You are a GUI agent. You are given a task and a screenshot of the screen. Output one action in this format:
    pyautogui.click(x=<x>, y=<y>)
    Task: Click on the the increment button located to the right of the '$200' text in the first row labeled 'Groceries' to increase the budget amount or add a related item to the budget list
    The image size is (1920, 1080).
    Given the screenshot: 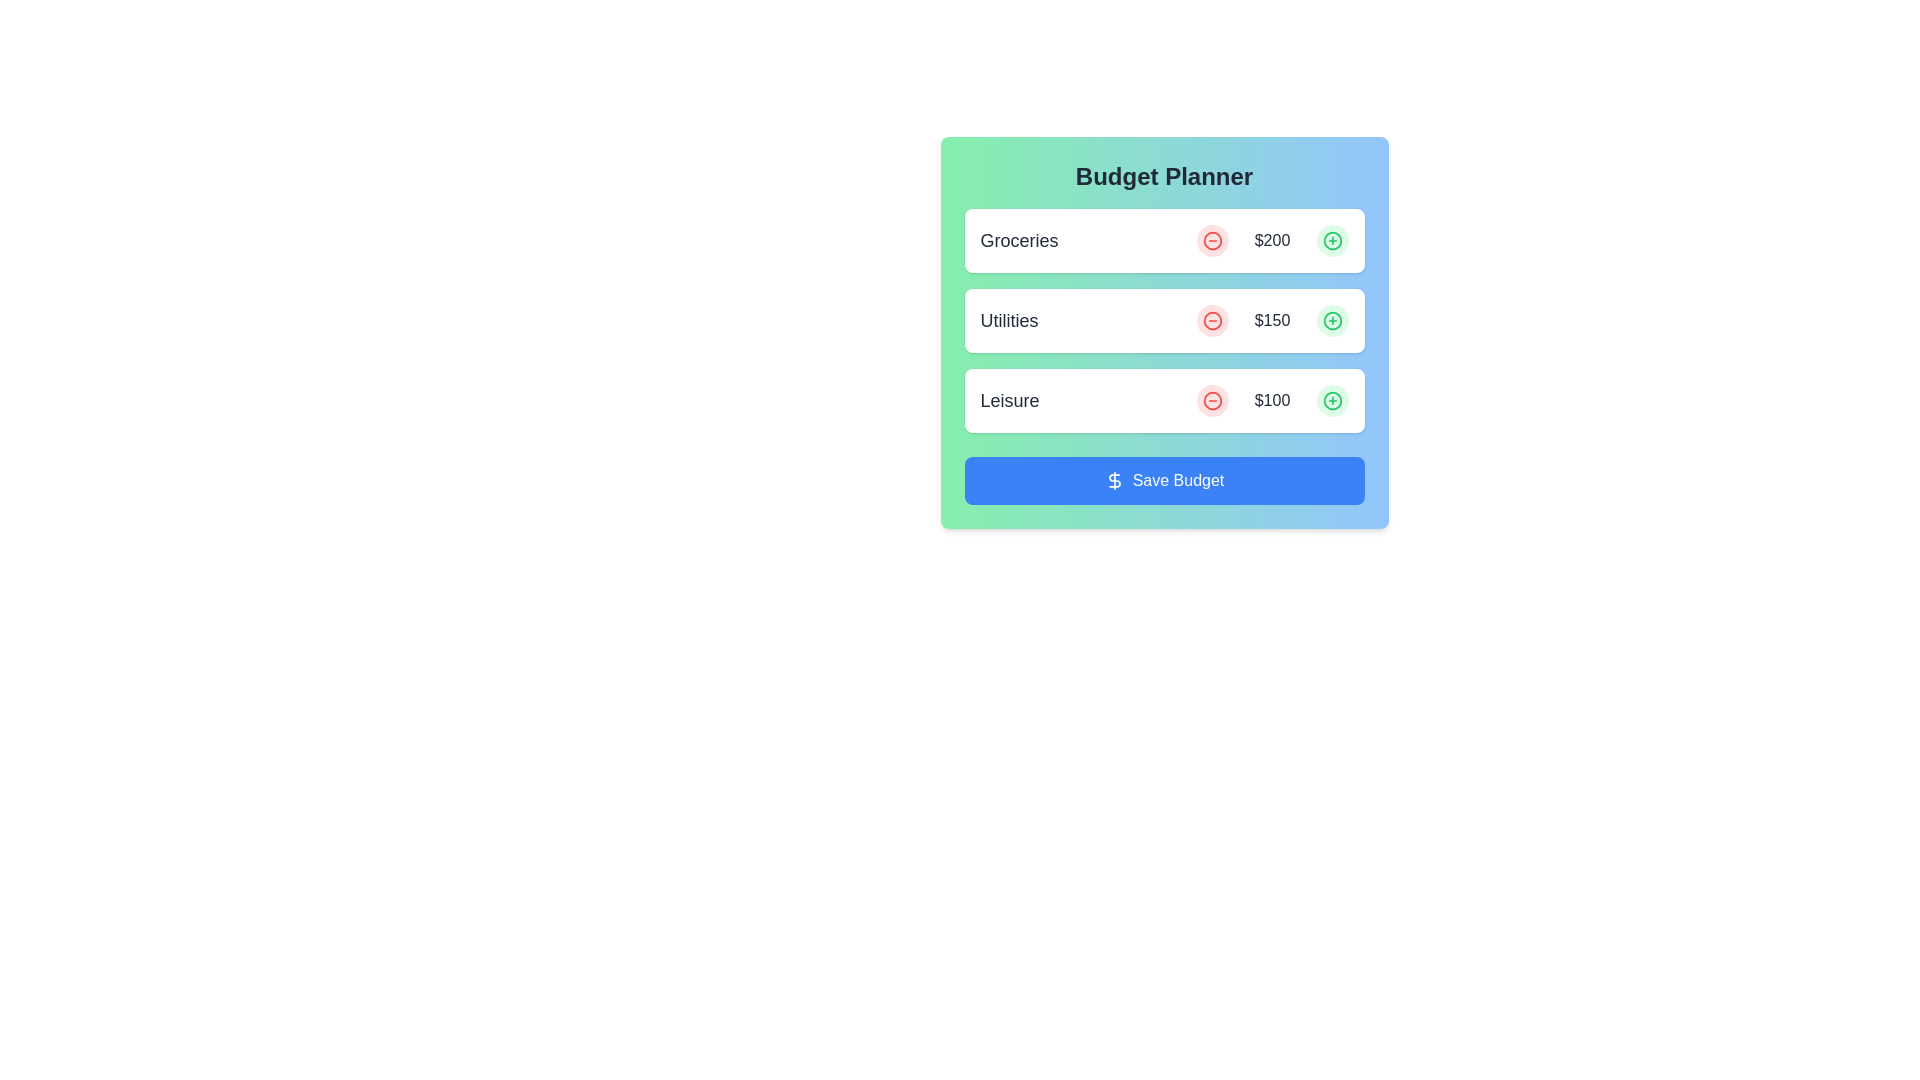 What is the action you would take?
    pyautogui.click(x=1332, y=239)
    